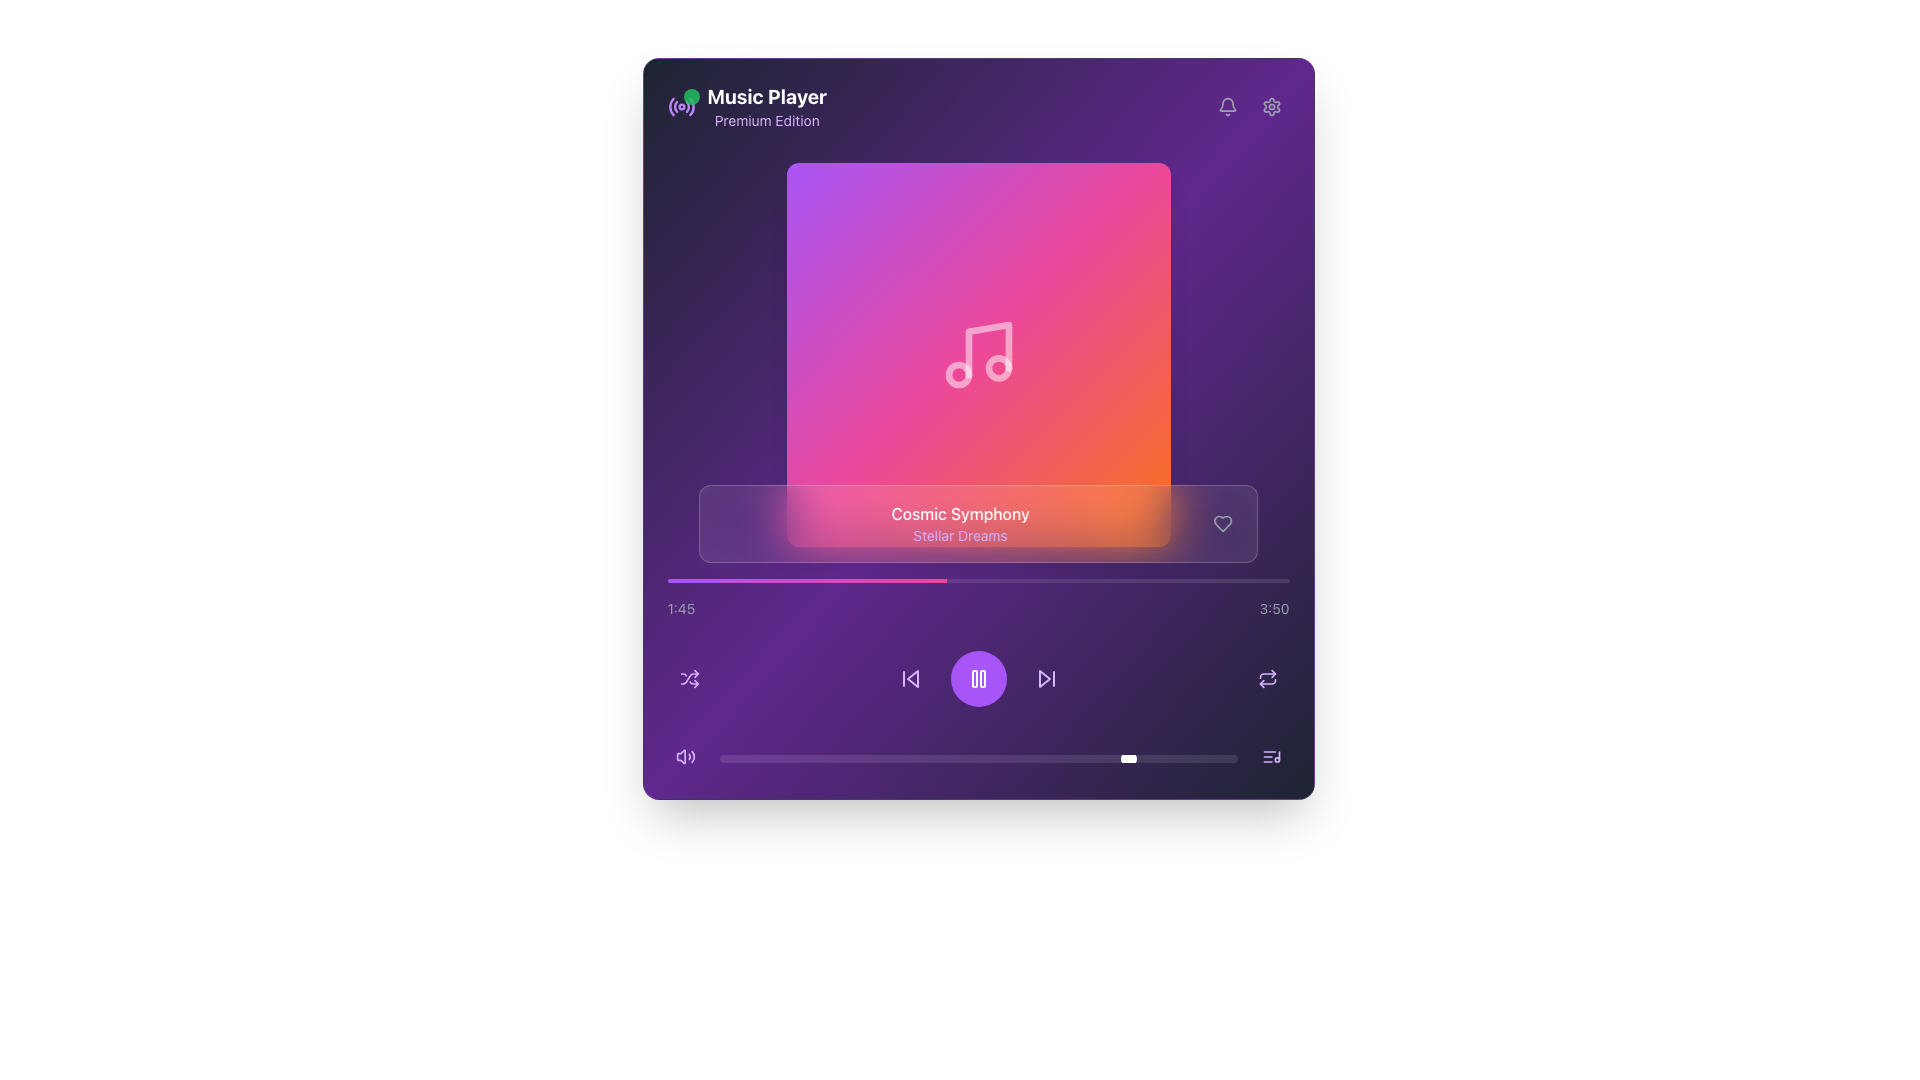 Image resolution: width=1920 pixels, height=1080 pixels. I want to click on the music management button located at the lower-right corner of the interface, so click(1270, 756).